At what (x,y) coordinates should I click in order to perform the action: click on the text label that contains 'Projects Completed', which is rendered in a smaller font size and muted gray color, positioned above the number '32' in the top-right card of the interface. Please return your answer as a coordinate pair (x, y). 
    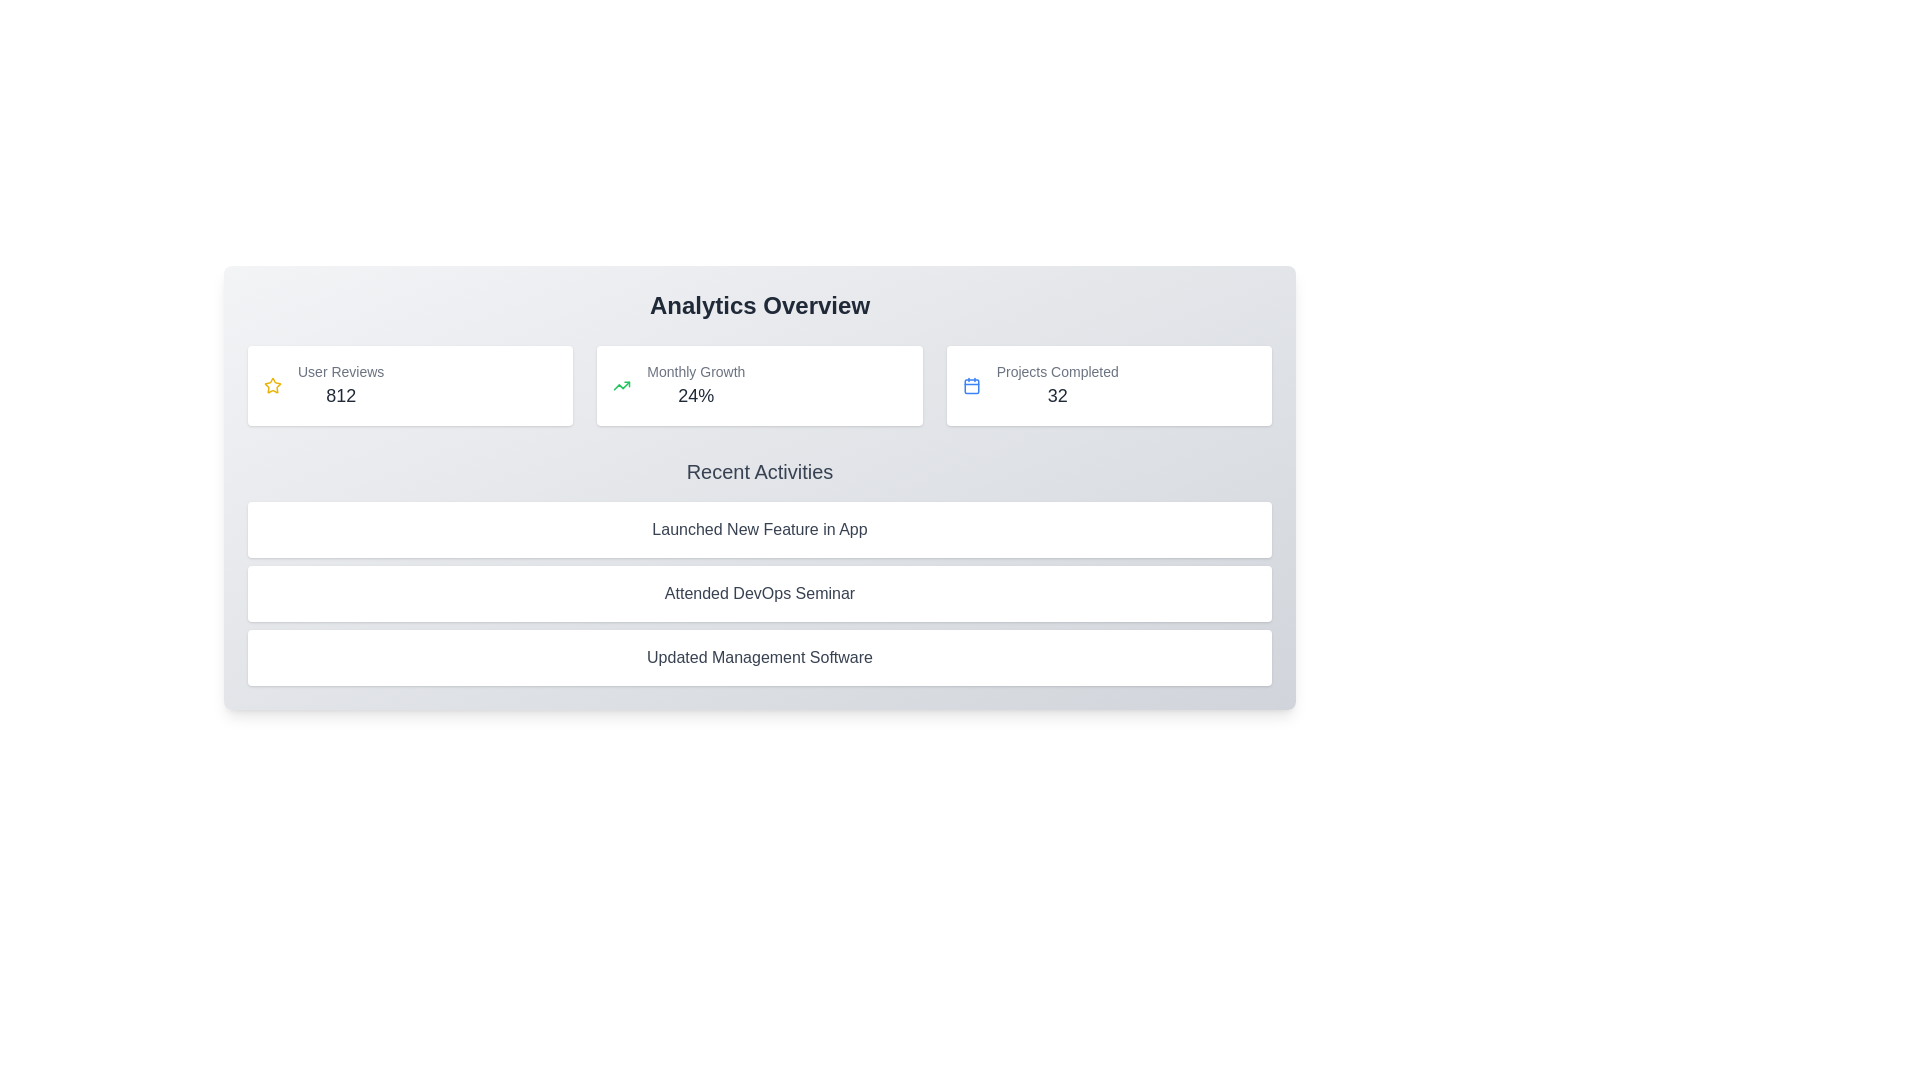
    Looking at the image, I should click on (1056, 371).